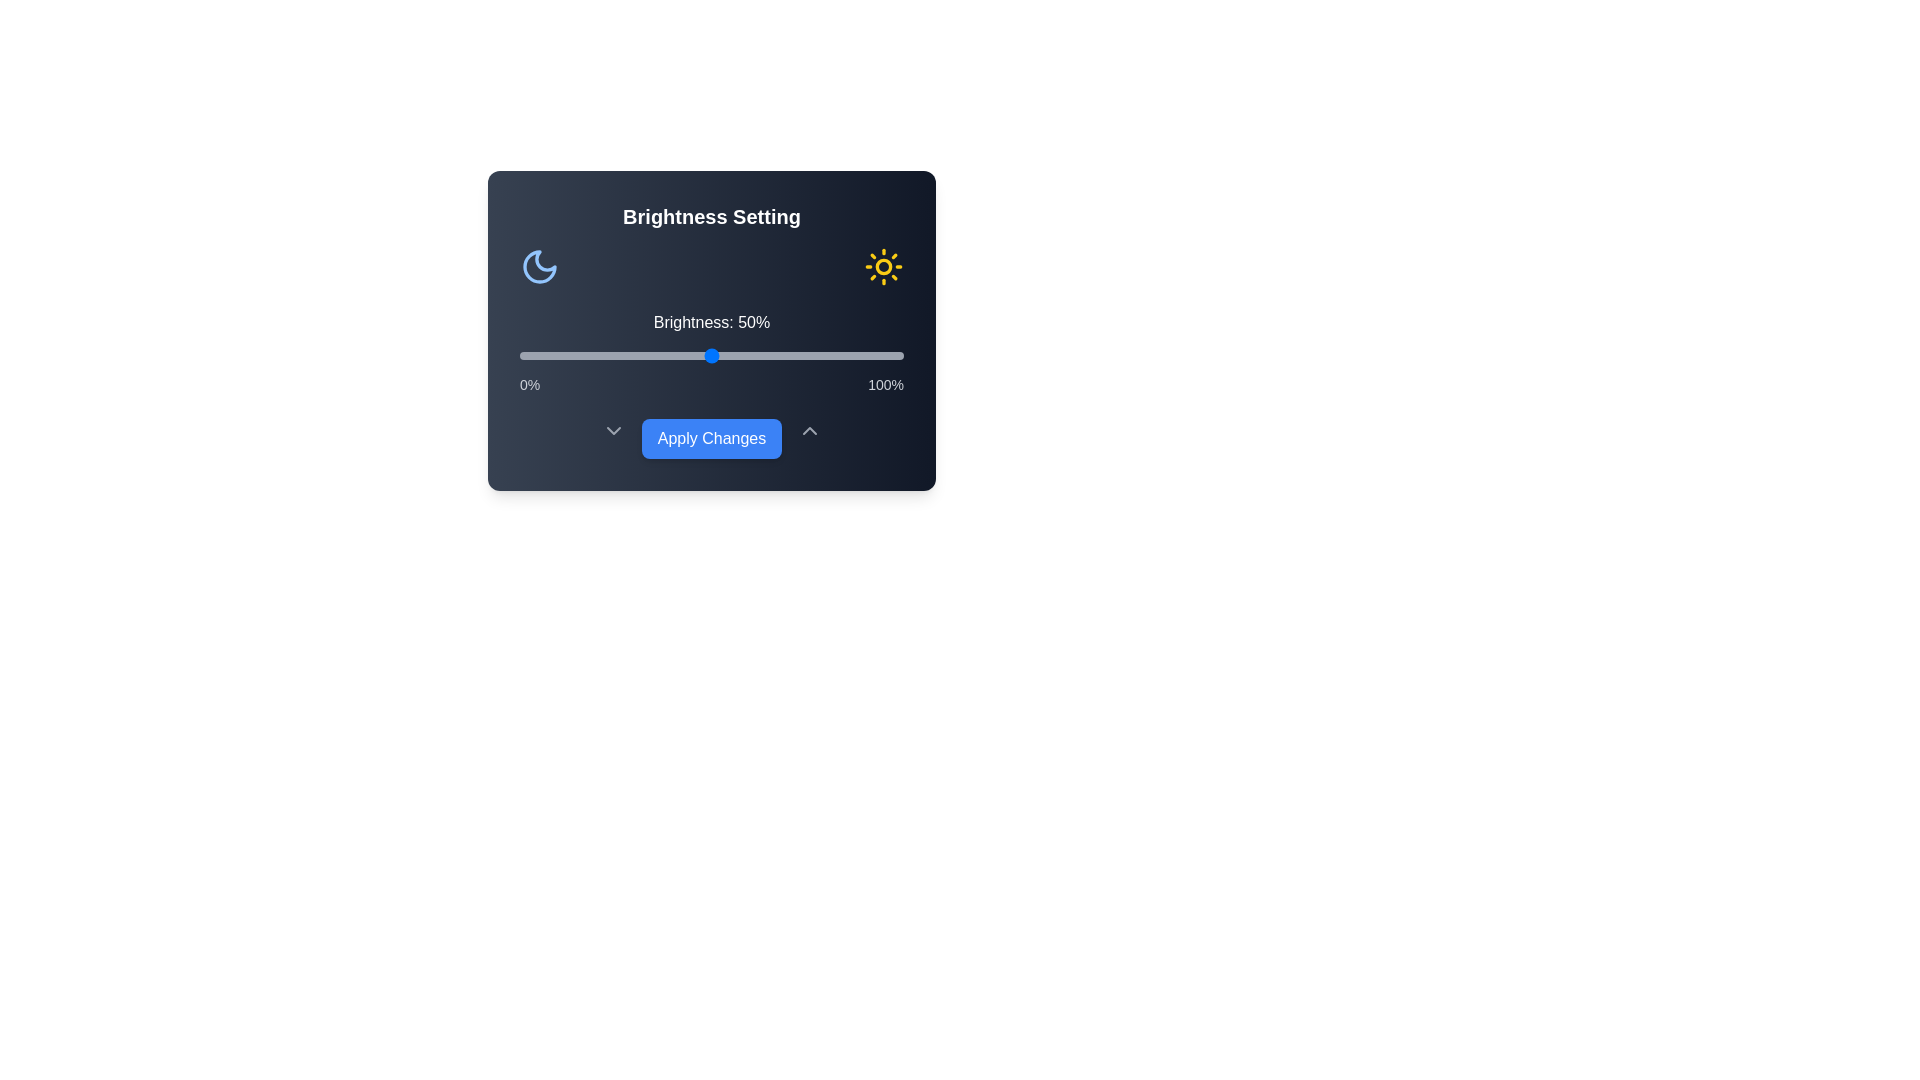  Describe the element at coordinates (882, 265) in the screenshot. I see `the Sun icon to interact with it` at that location.